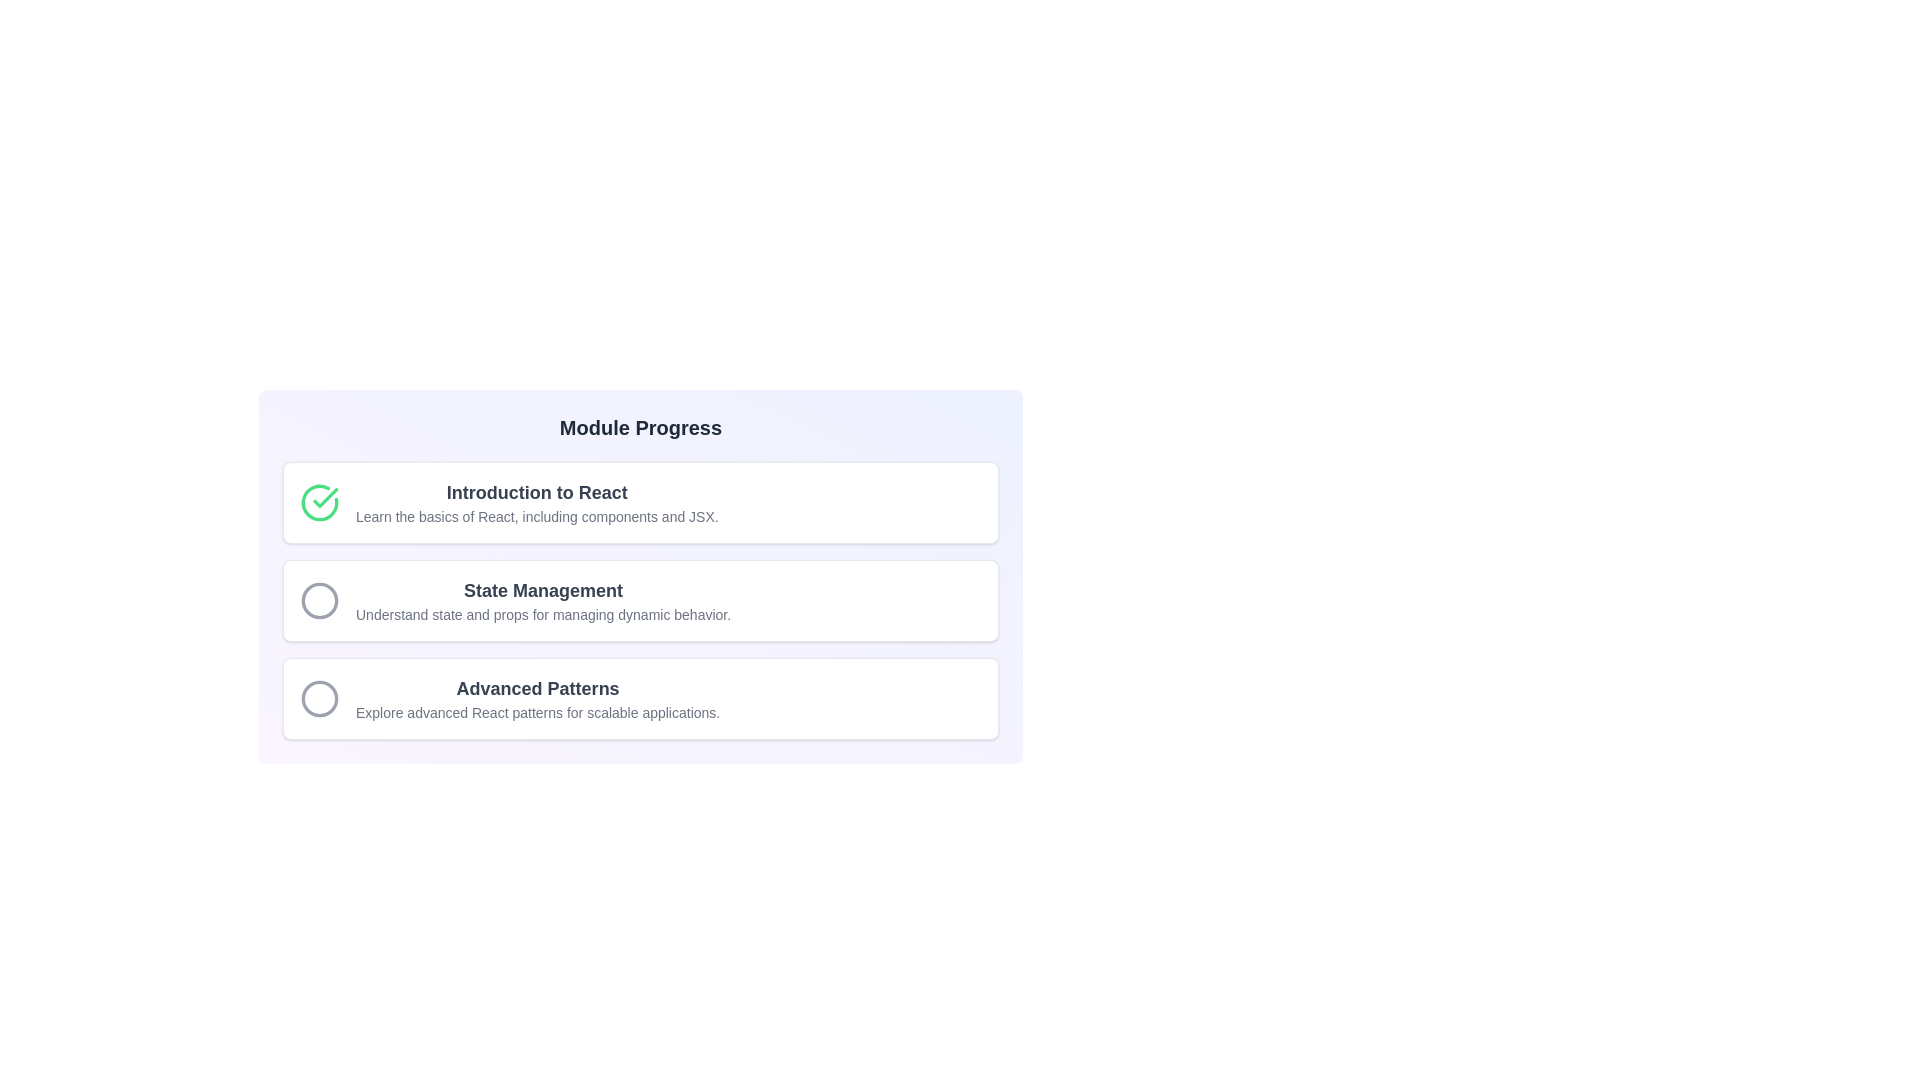 This screenshot has width=1920, height=1080. Describe the element at coordinates (543, 613) in the screenshot. I see `text snippet styled in a smaller font size and gray color that reads 'Understand state and props for managing dynamic behavior.' located below the 'State Management' heading` at that location.